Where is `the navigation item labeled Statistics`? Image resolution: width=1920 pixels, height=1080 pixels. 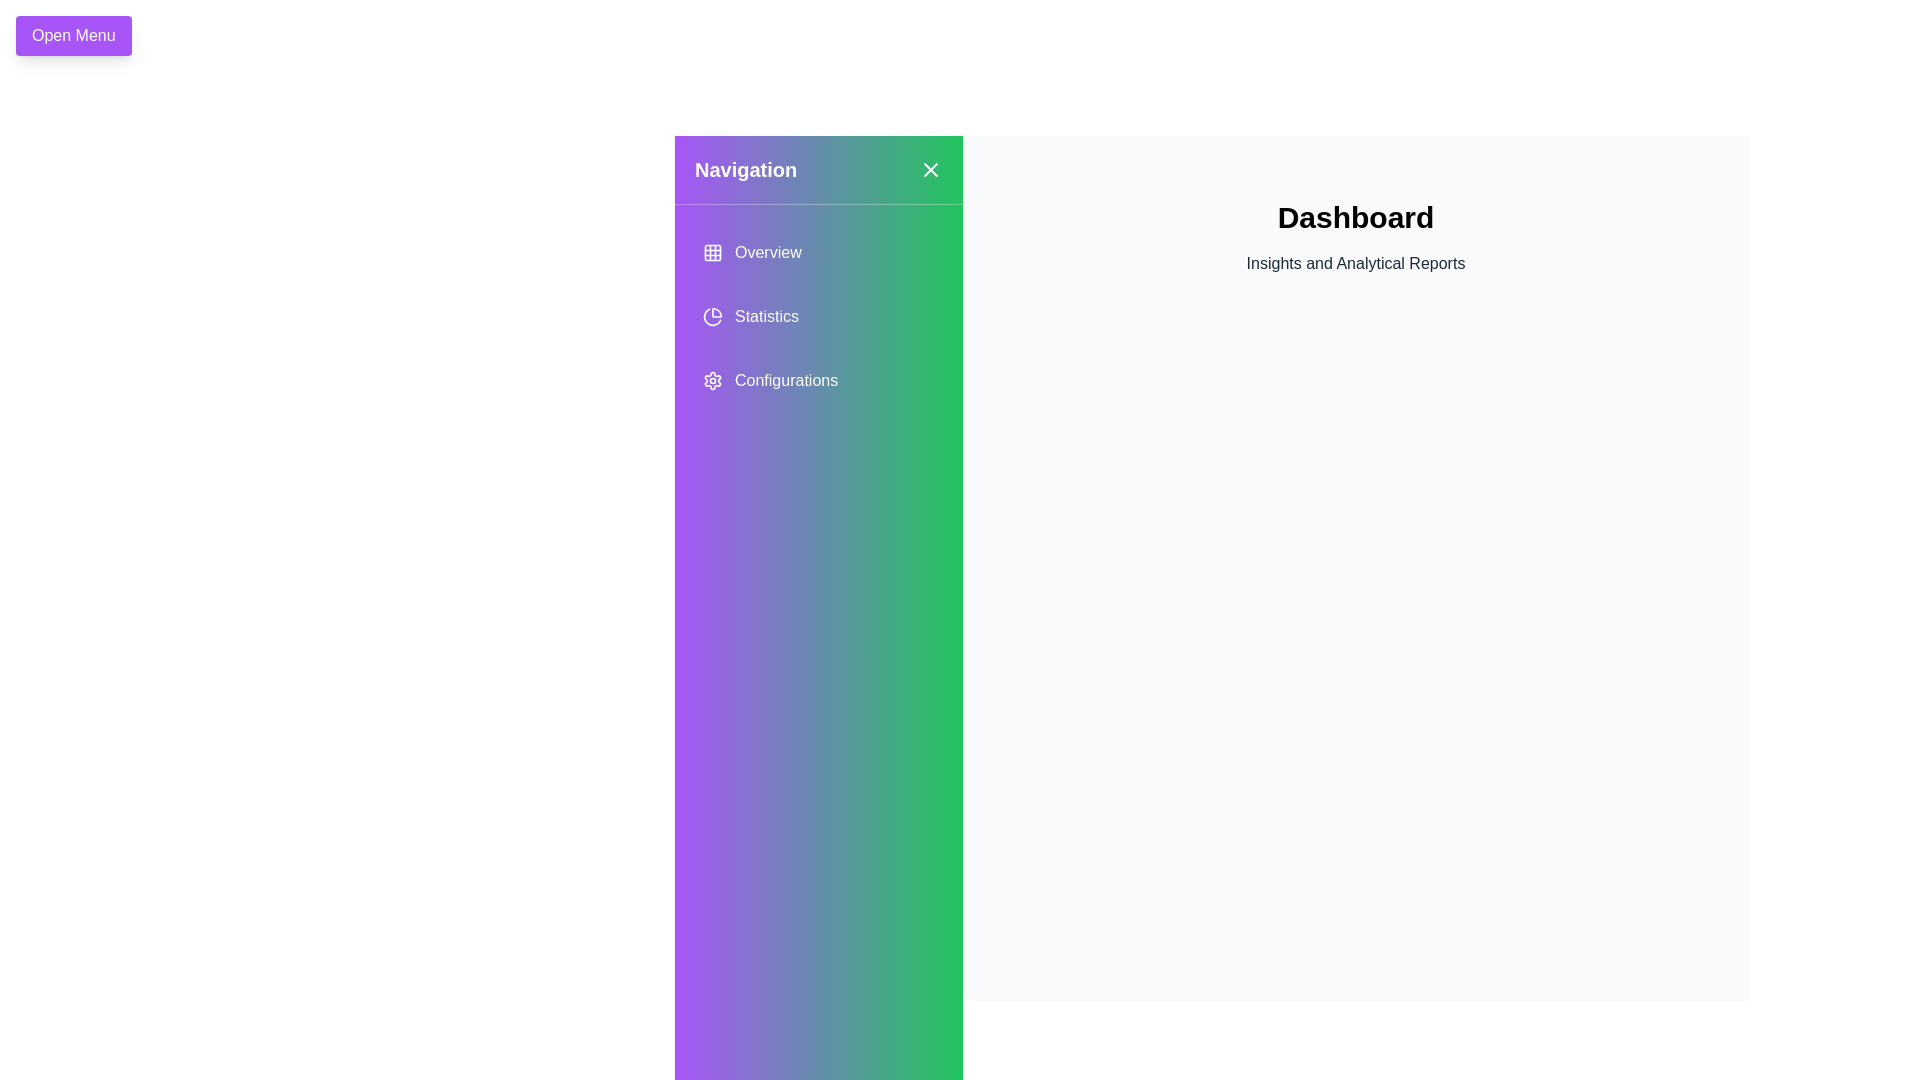
the navigation item labeled Statistics is located at coordinates (819, 315).